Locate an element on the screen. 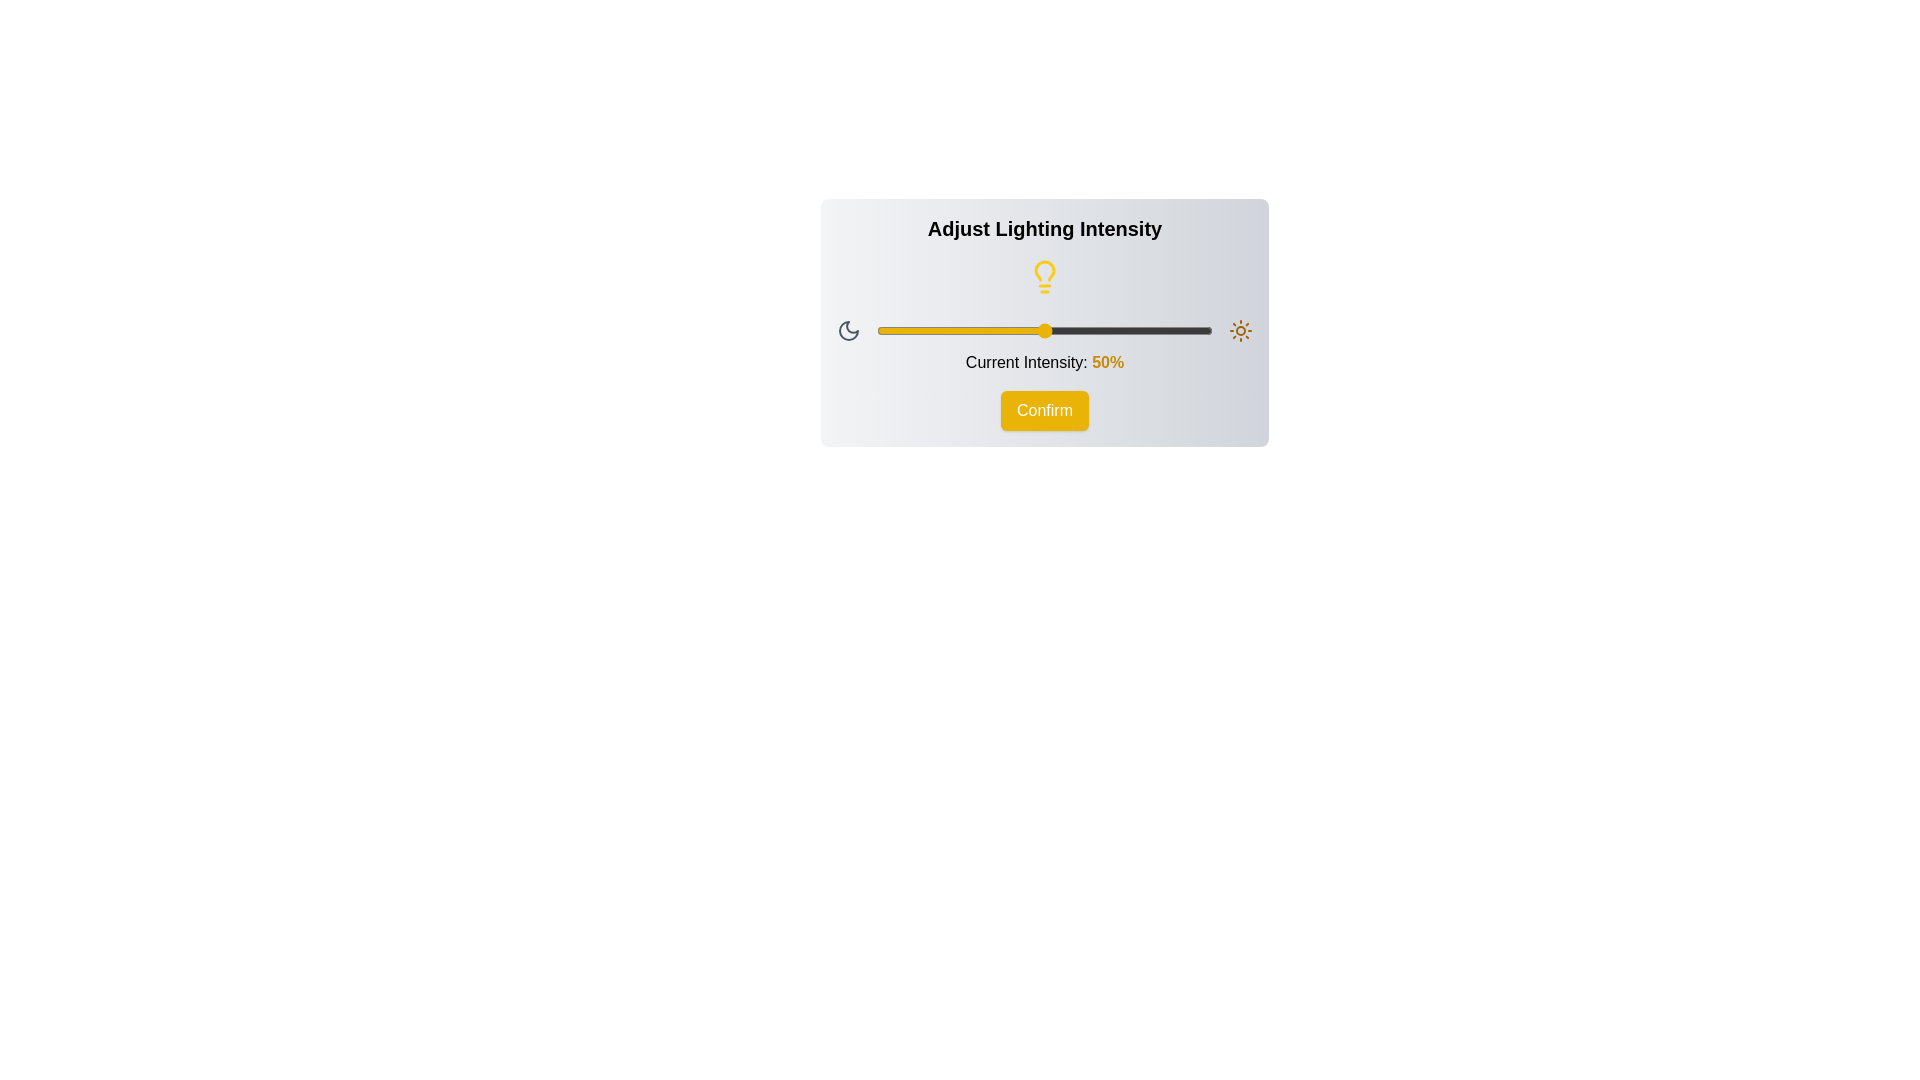  the lighting intensity to 95% using the slider is located at coordinates (1196, 330).